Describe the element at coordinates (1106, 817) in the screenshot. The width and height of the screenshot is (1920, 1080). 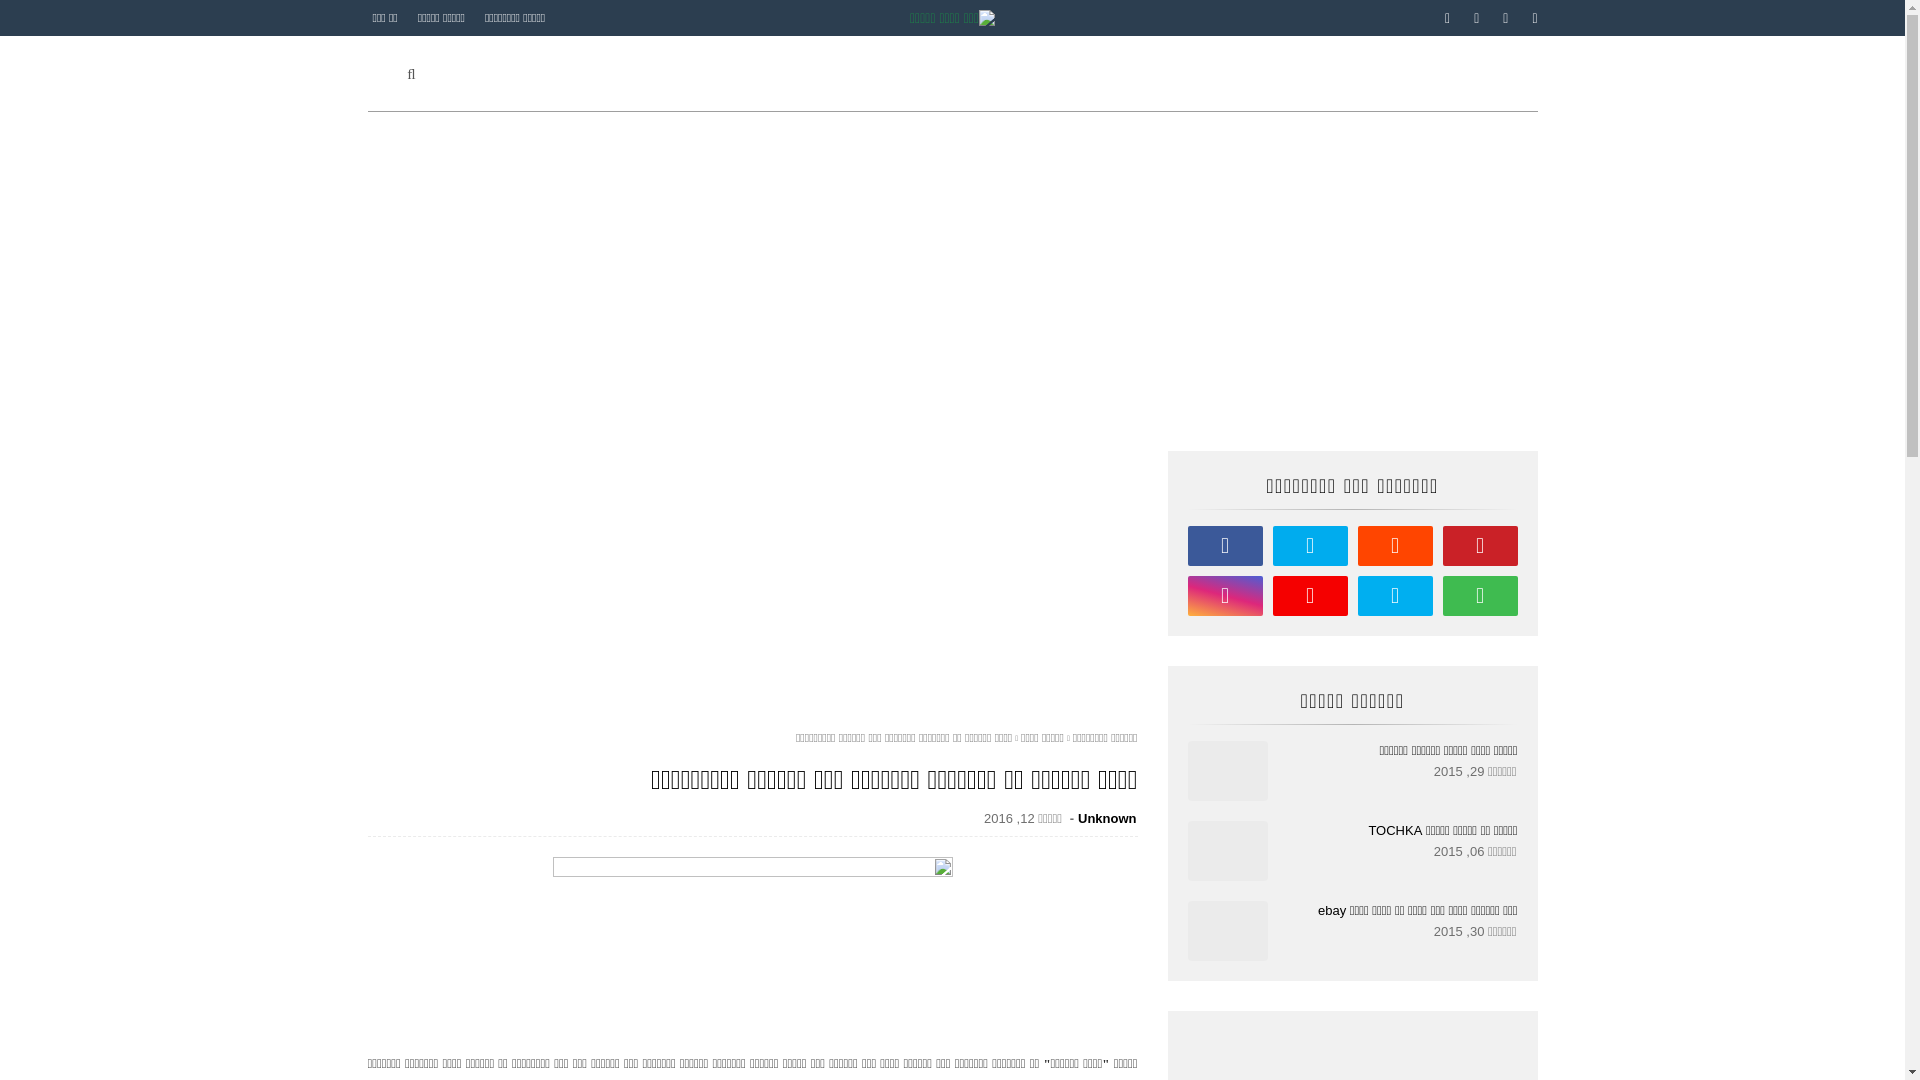
I see `'Unknown'` at that location.